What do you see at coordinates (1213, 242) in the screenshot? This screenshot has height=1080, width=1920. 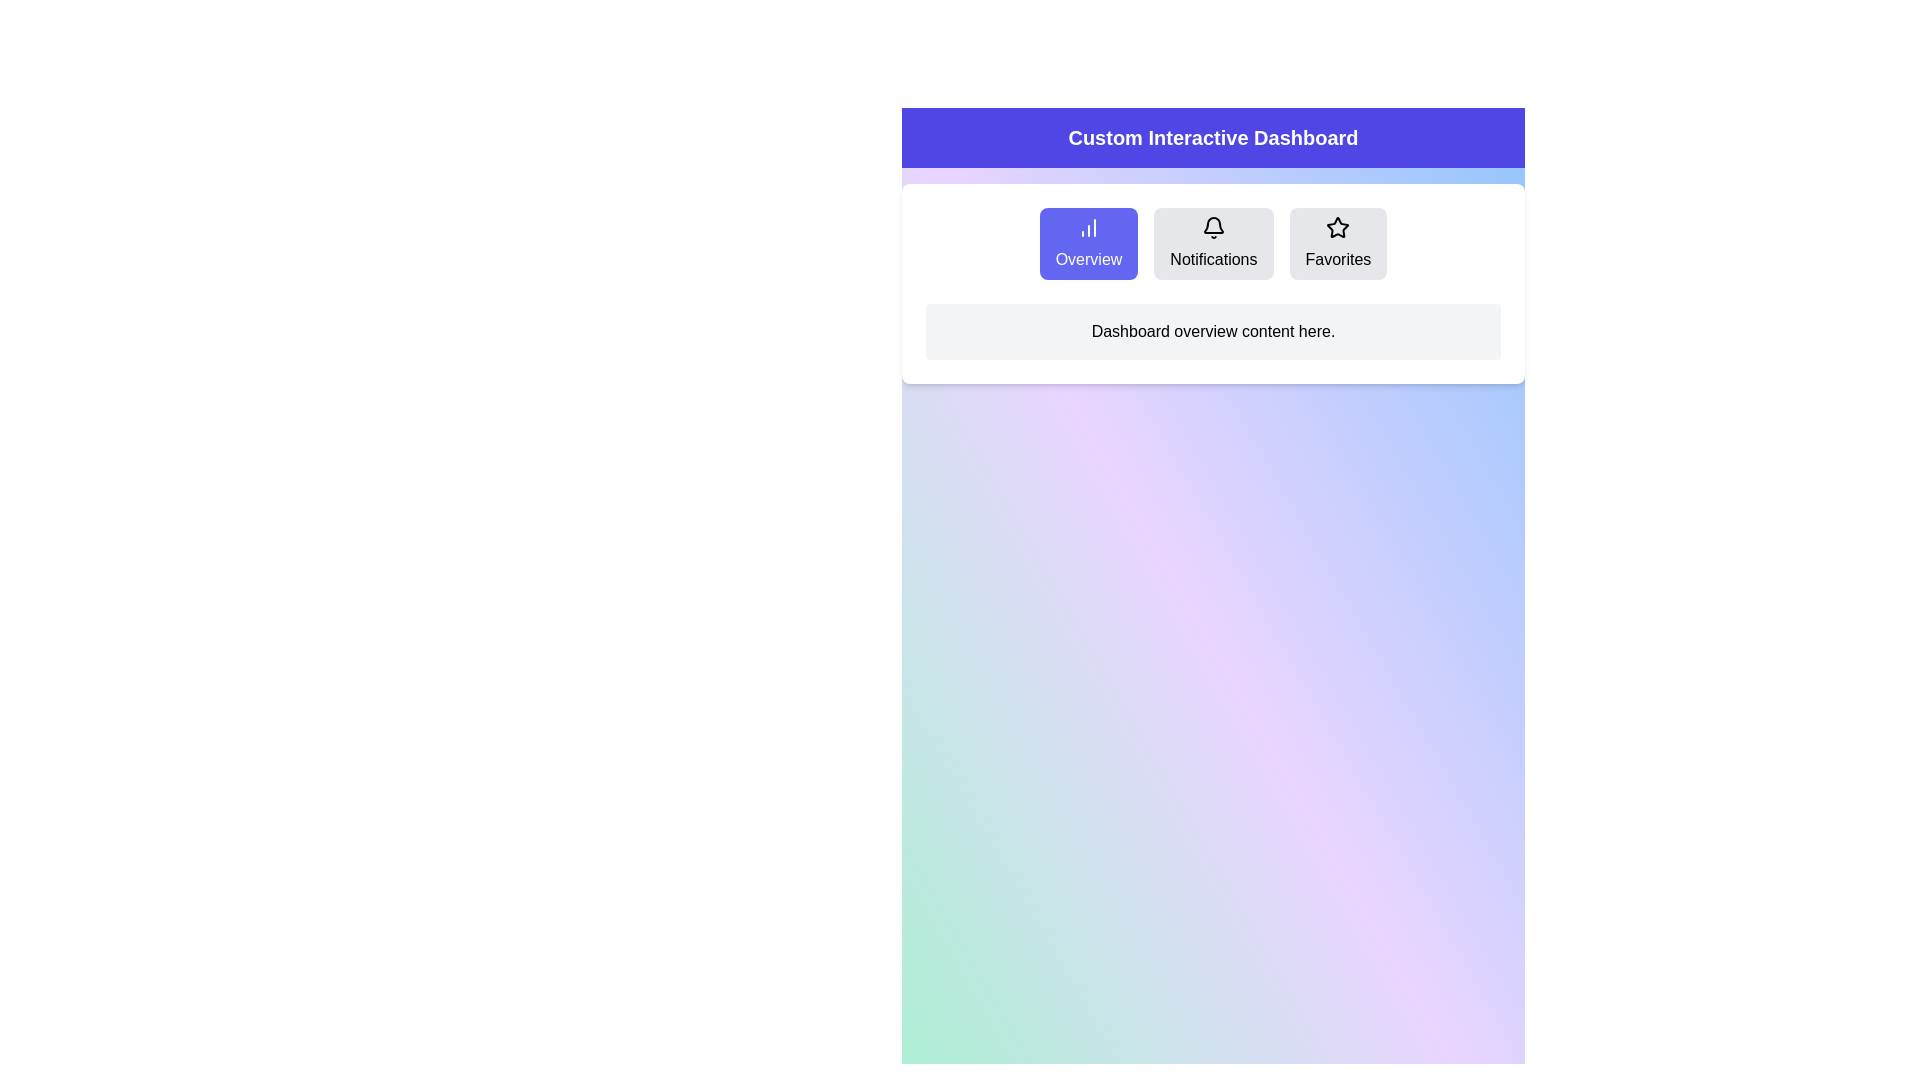 I see `the Notifications tab in the dashboard` at bounding box center [1213, 242].